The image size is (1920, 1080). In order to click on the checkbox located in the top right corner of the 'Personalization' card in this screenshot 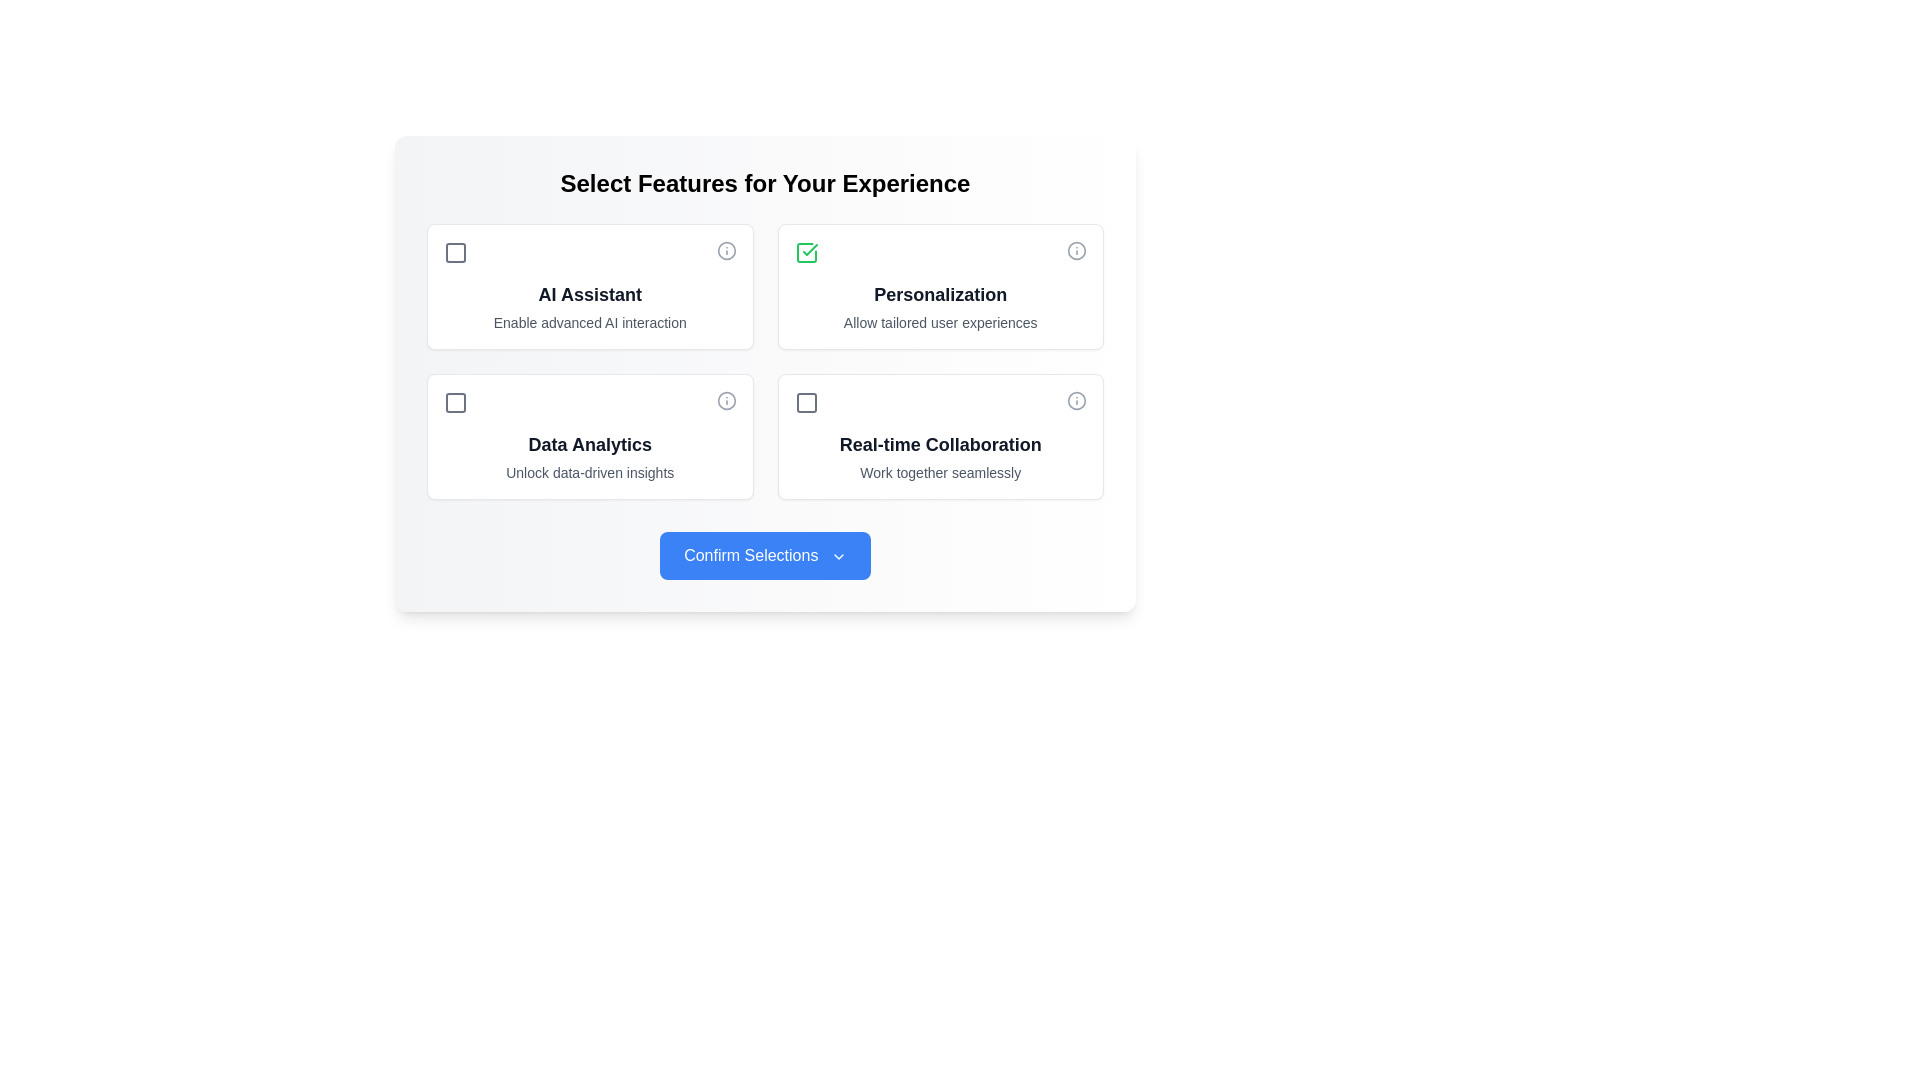, I will do `click(806, 252)`.